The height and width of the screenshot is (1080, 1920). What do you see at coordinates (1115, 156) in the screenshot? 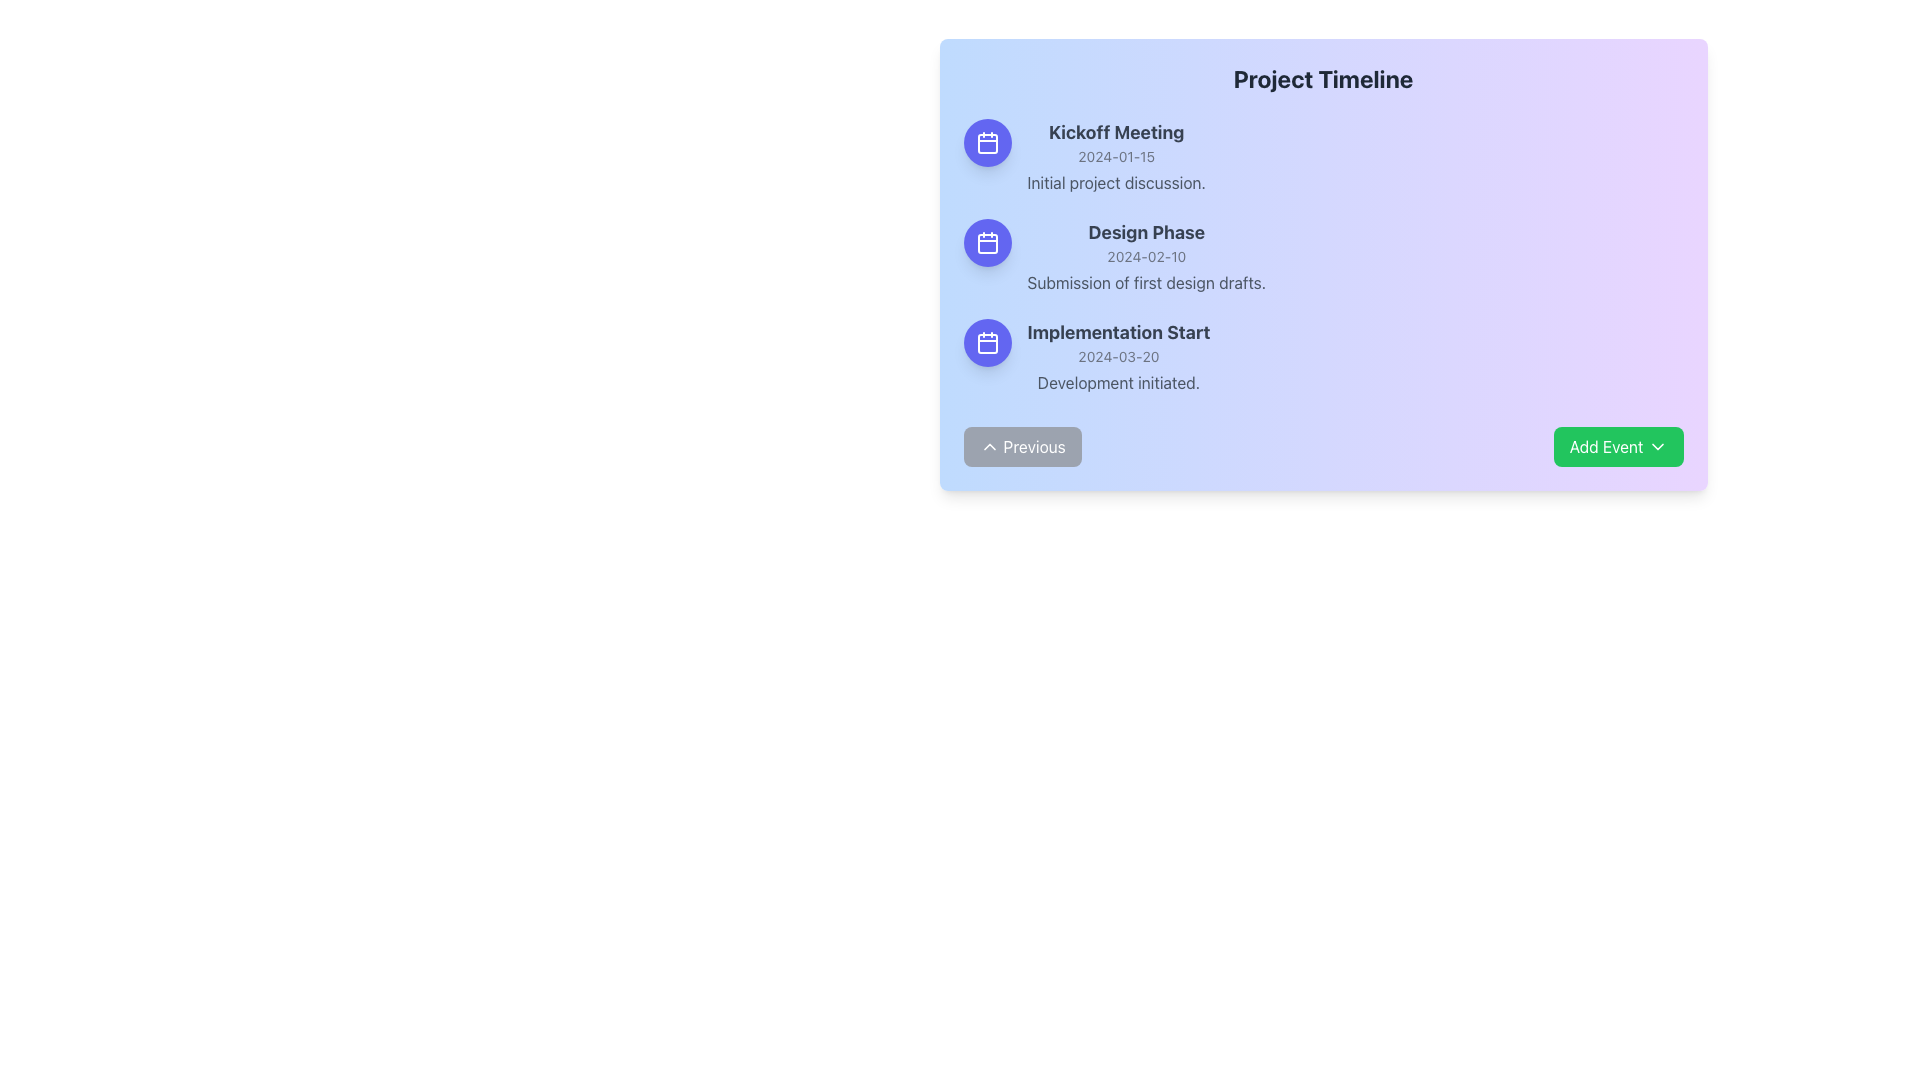
I see `the date label displaying '2024-01-15', which is located beneath the heading 'Kickoff Meeting' in the 'Project Timeline' panel` at bounding box center [1115, 156].